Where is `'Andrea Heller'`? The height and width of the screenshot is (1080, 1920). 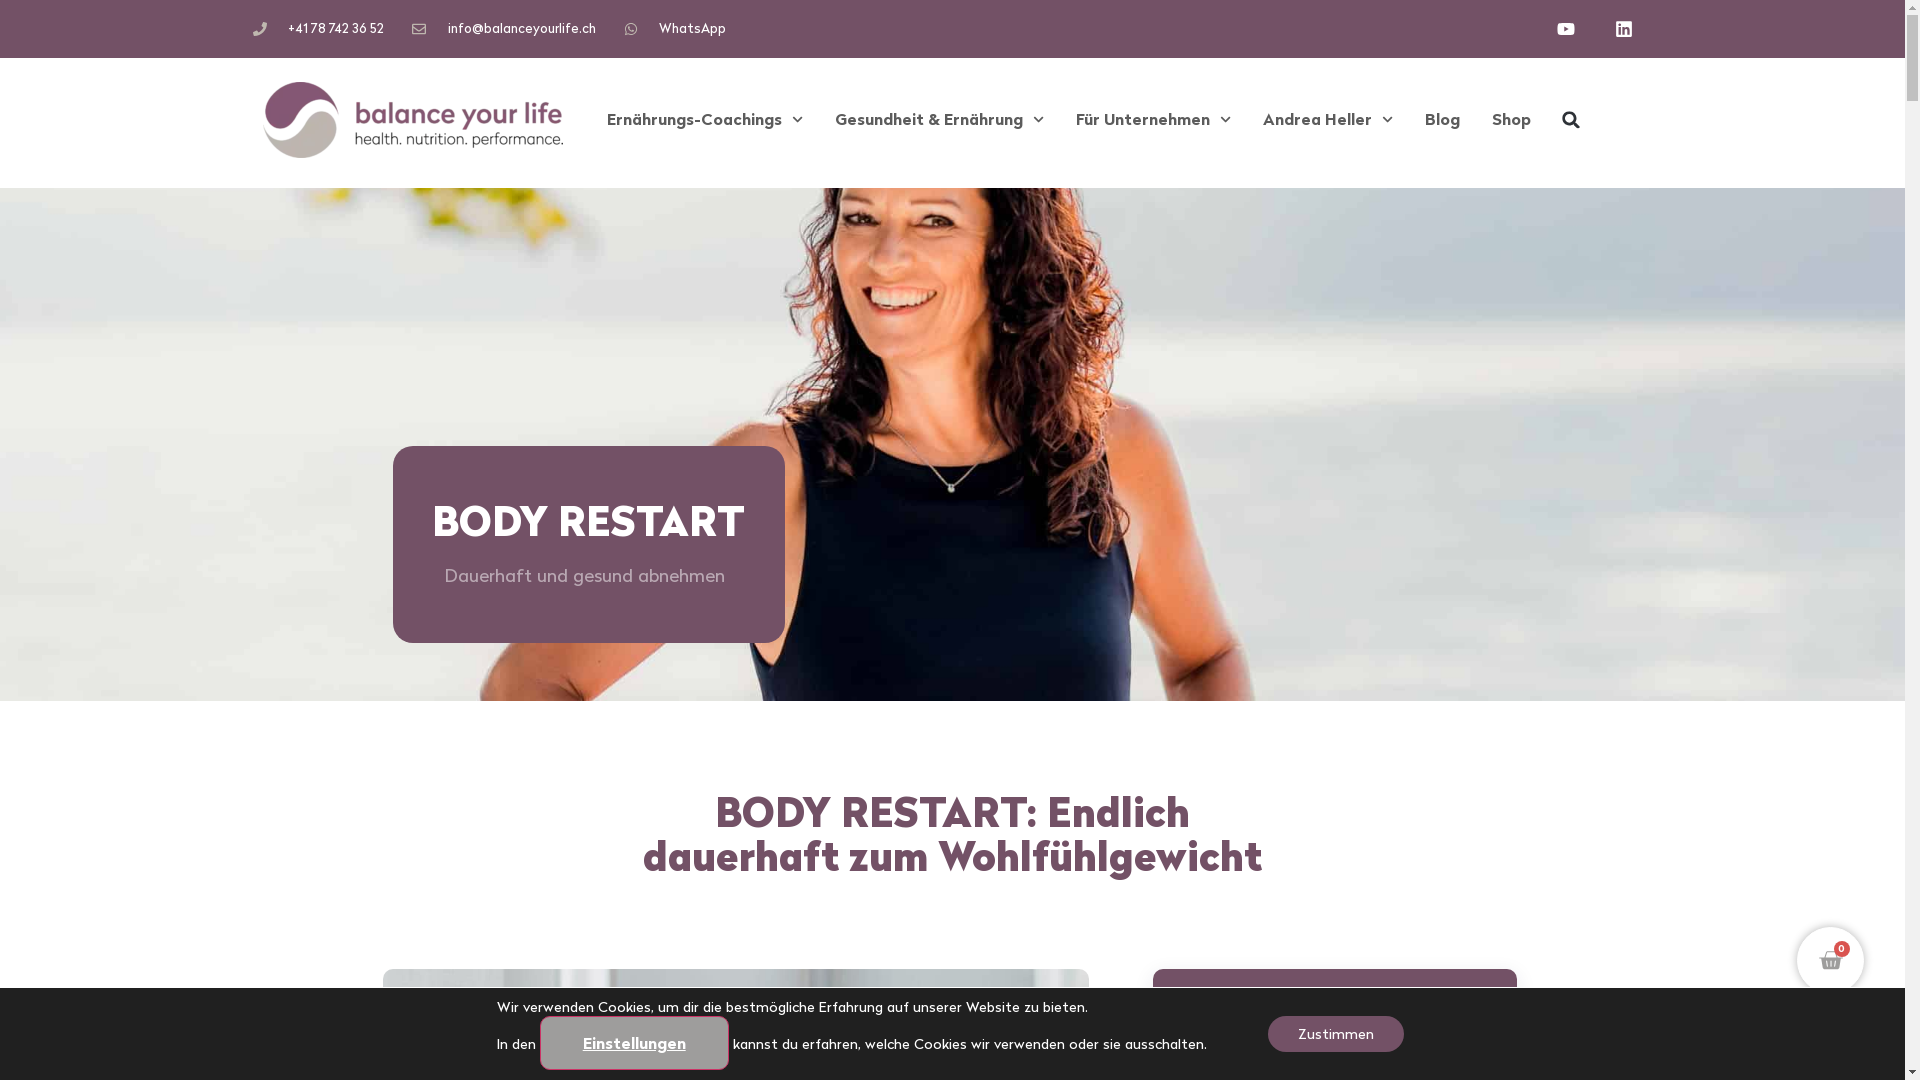 'Andrea Heller' is located at coordinates (1328, 119).